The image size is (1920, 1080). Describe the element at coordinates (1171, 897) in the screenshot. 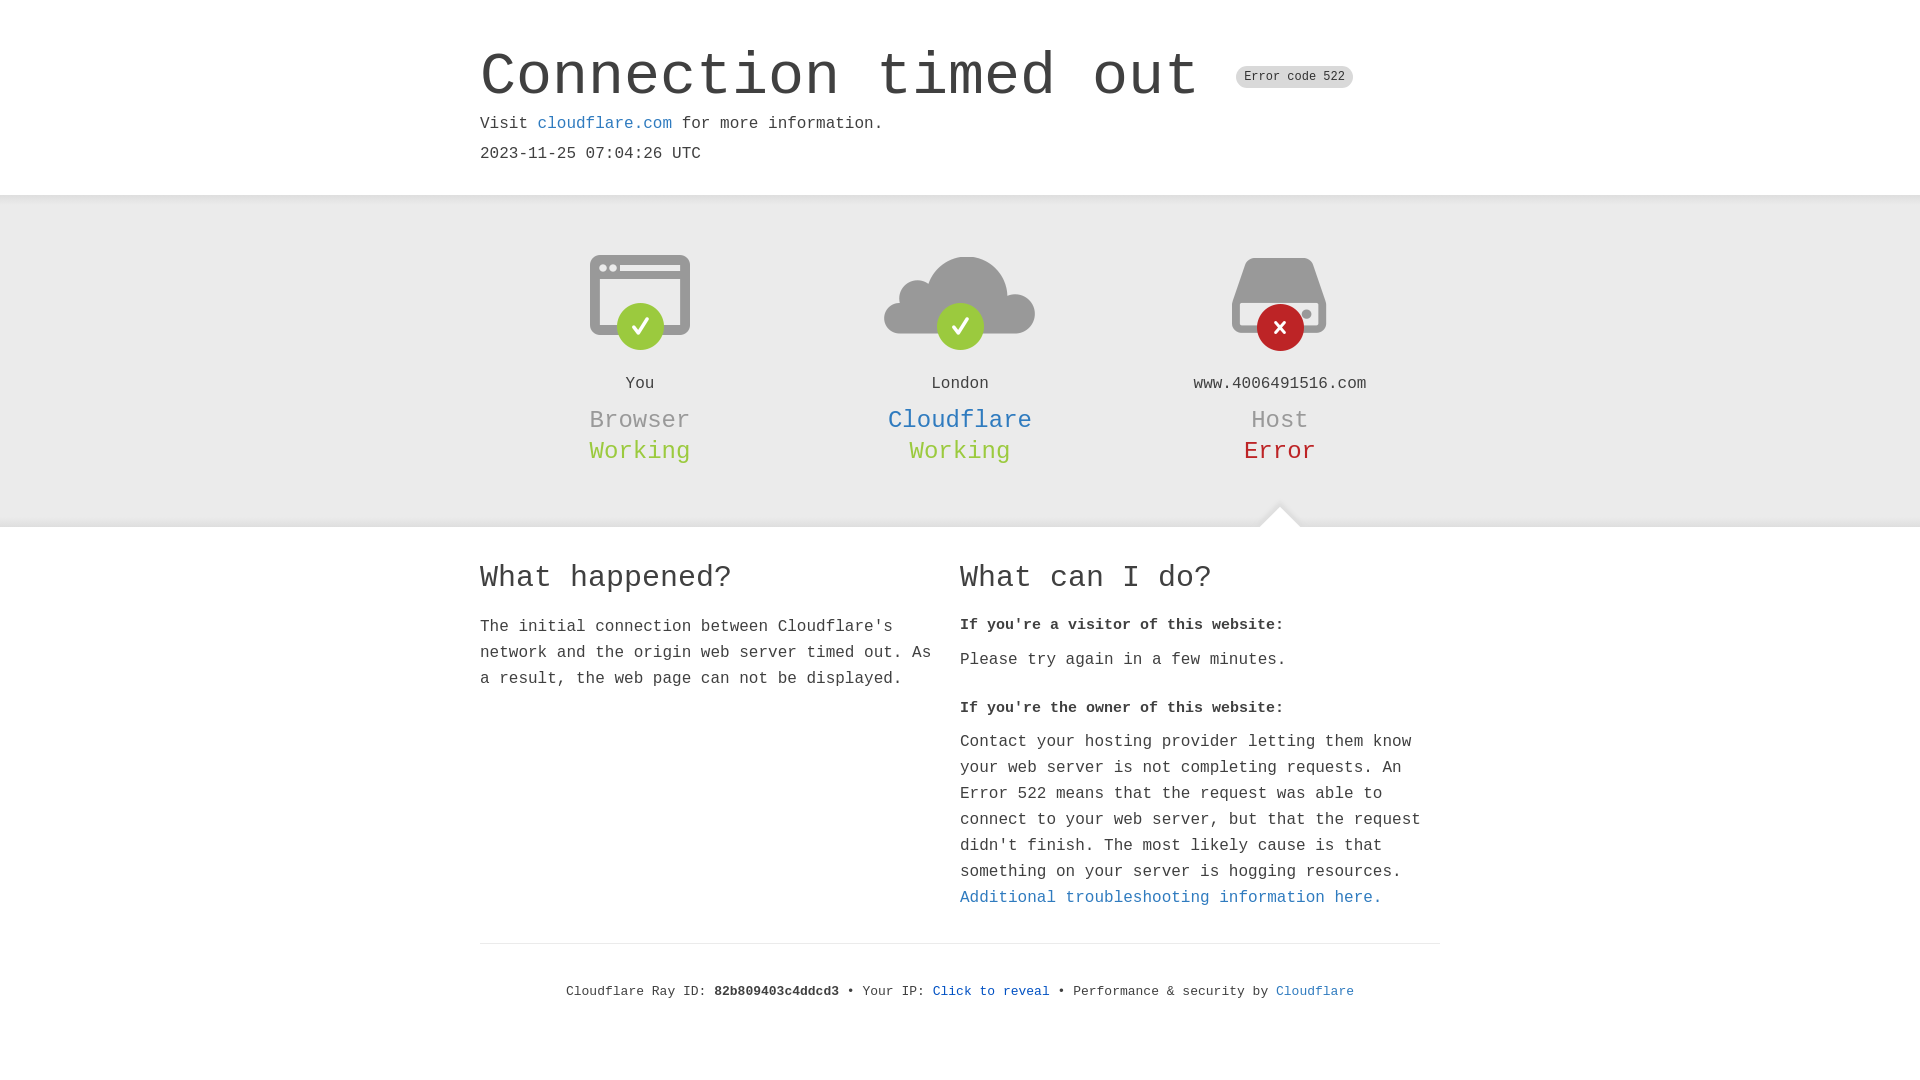

I see `'Additional troubleshooting information here.'` at that location.